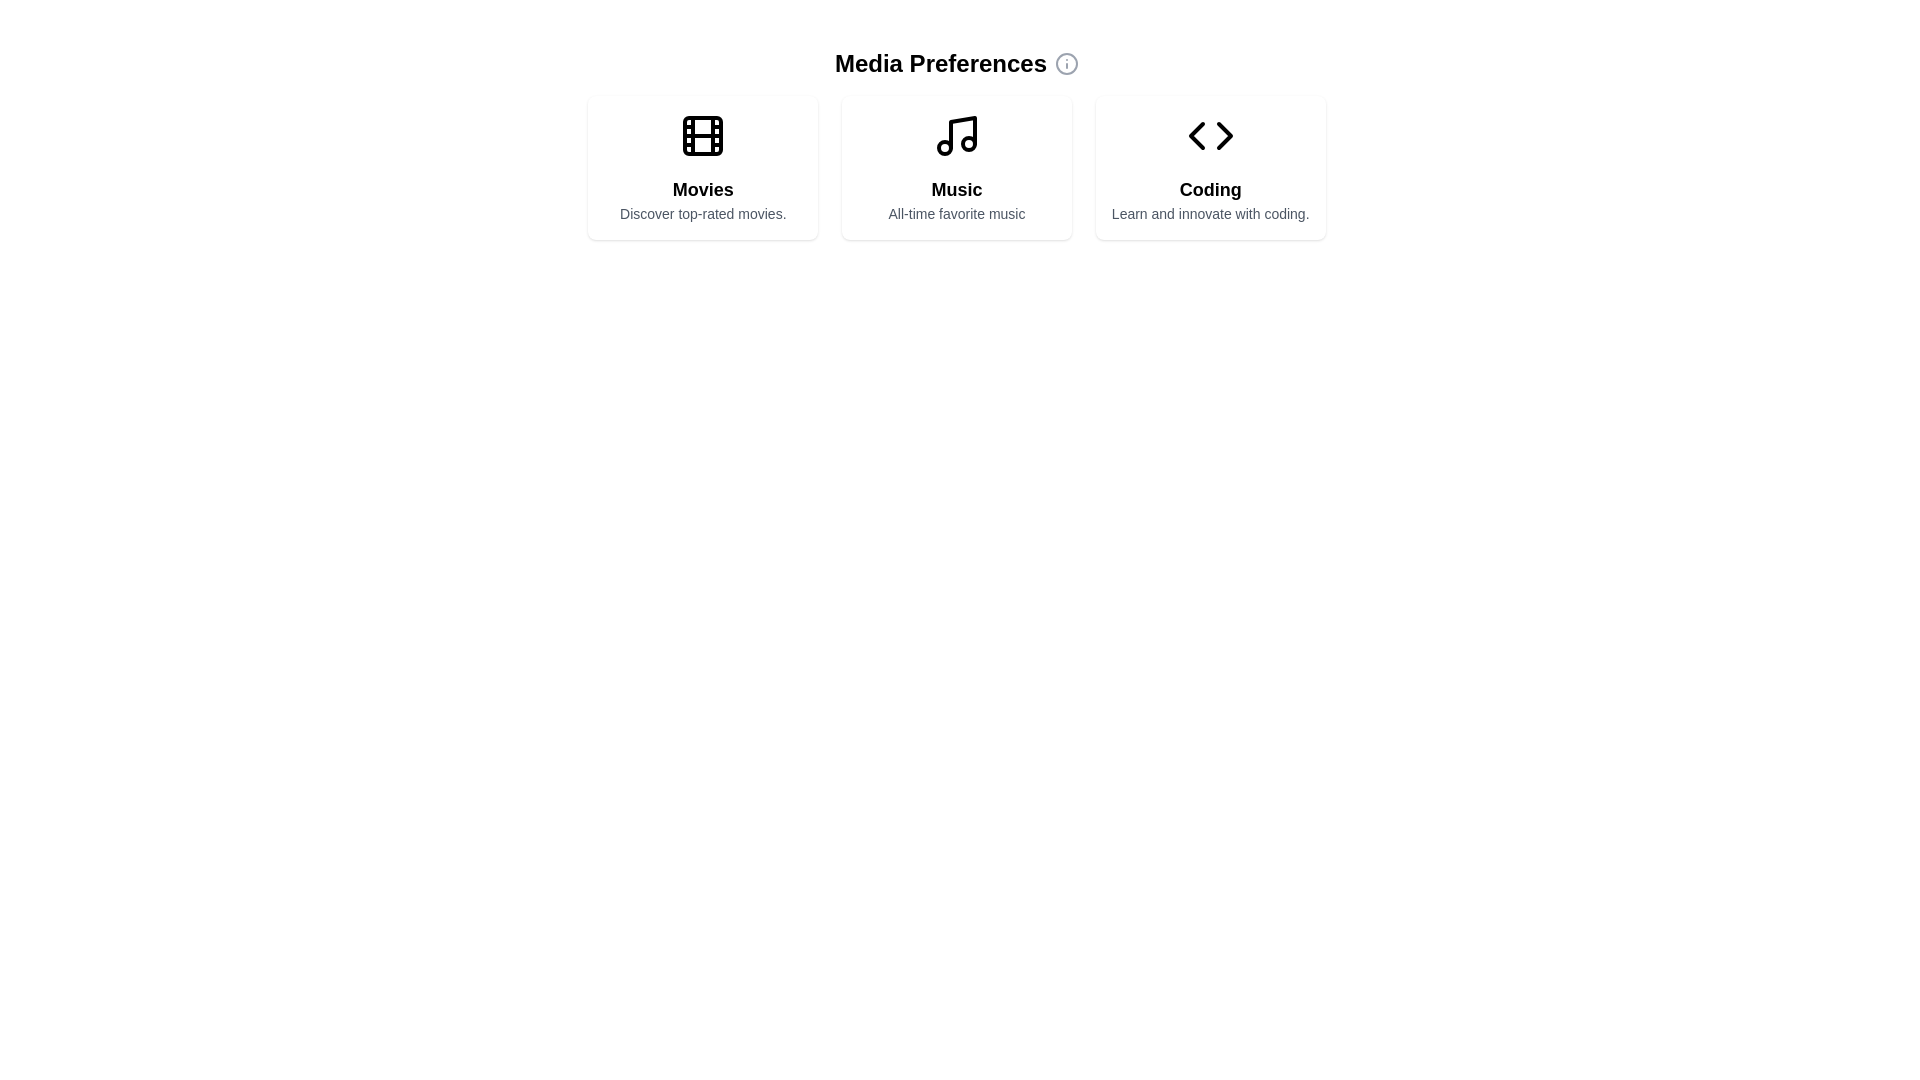  What do you see at coordinates (1066, 63) in the screenshot?
I see `the icon located to the right of the 'Media Preferences' text` at bounding box center [1066, 63].